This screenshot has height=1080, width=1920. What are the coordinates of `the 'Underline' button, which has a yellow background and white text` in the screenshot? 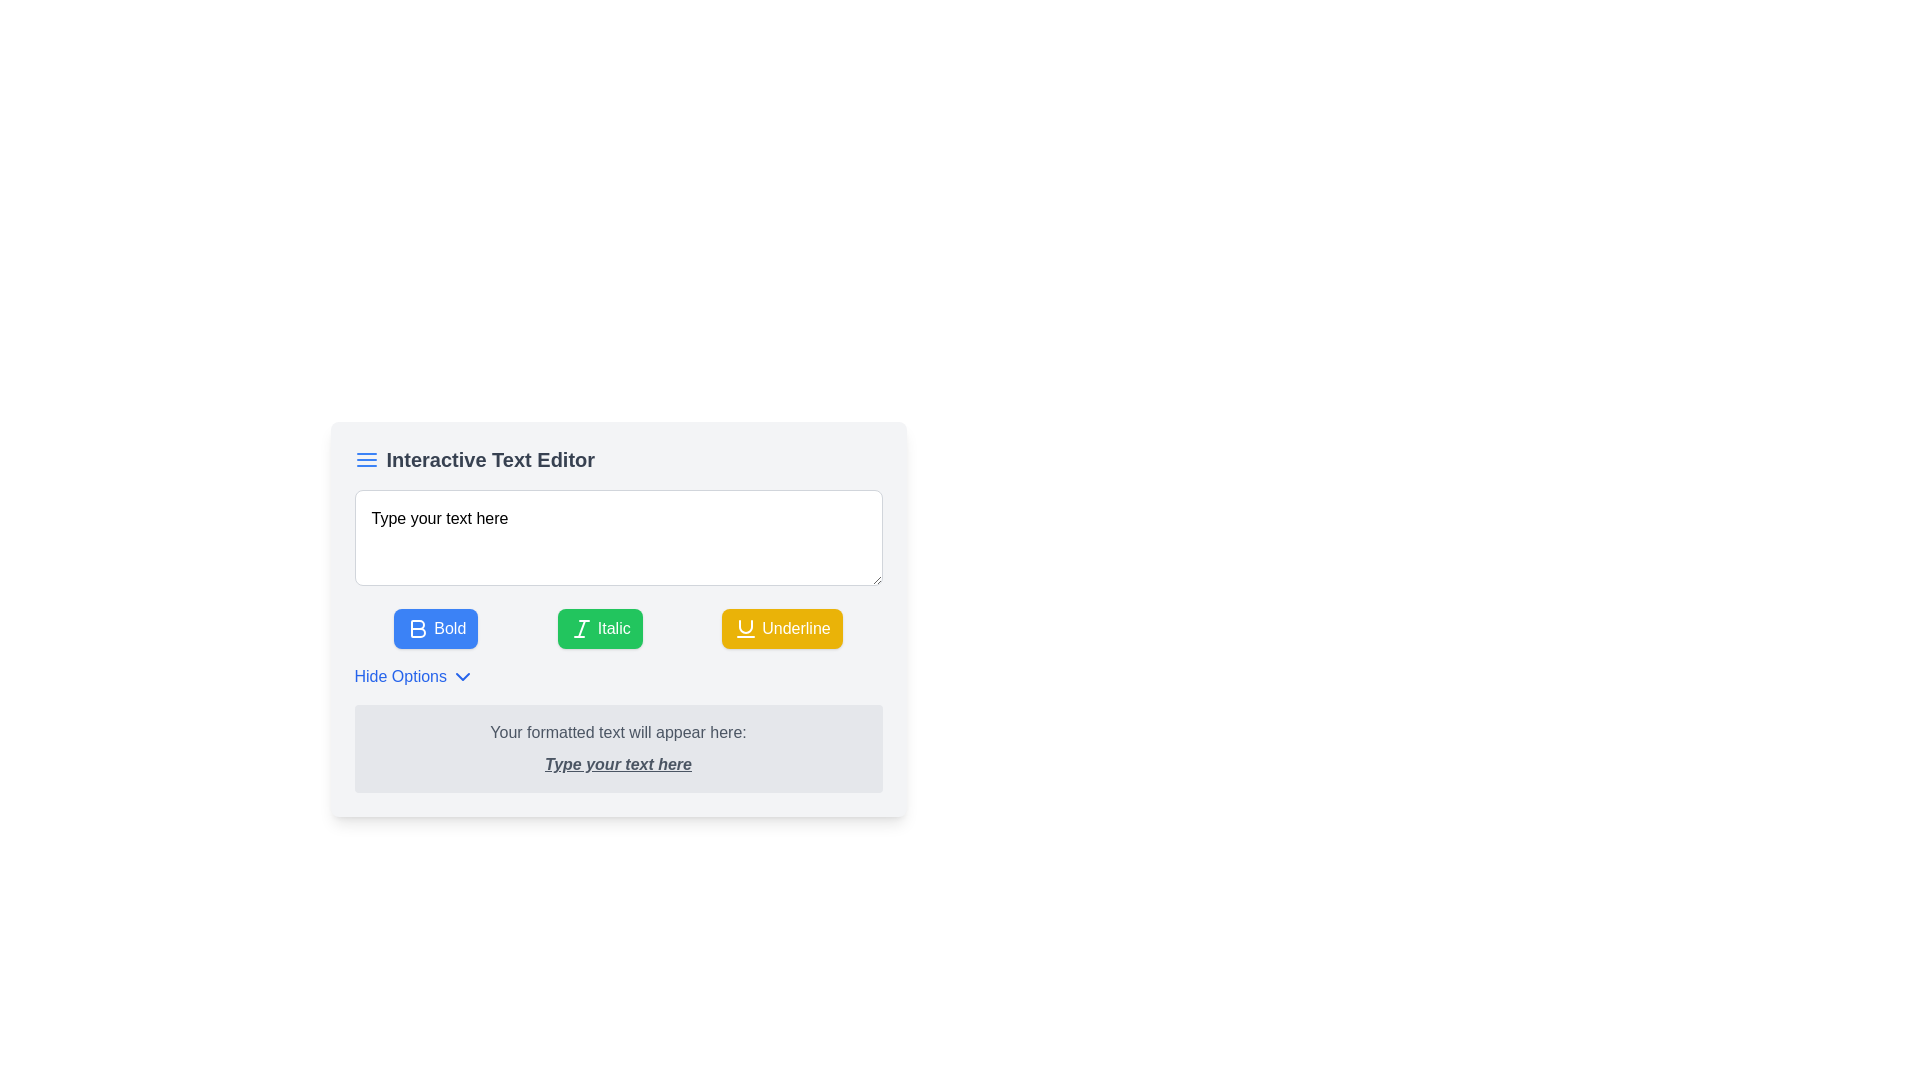 It's located at (781, 627).